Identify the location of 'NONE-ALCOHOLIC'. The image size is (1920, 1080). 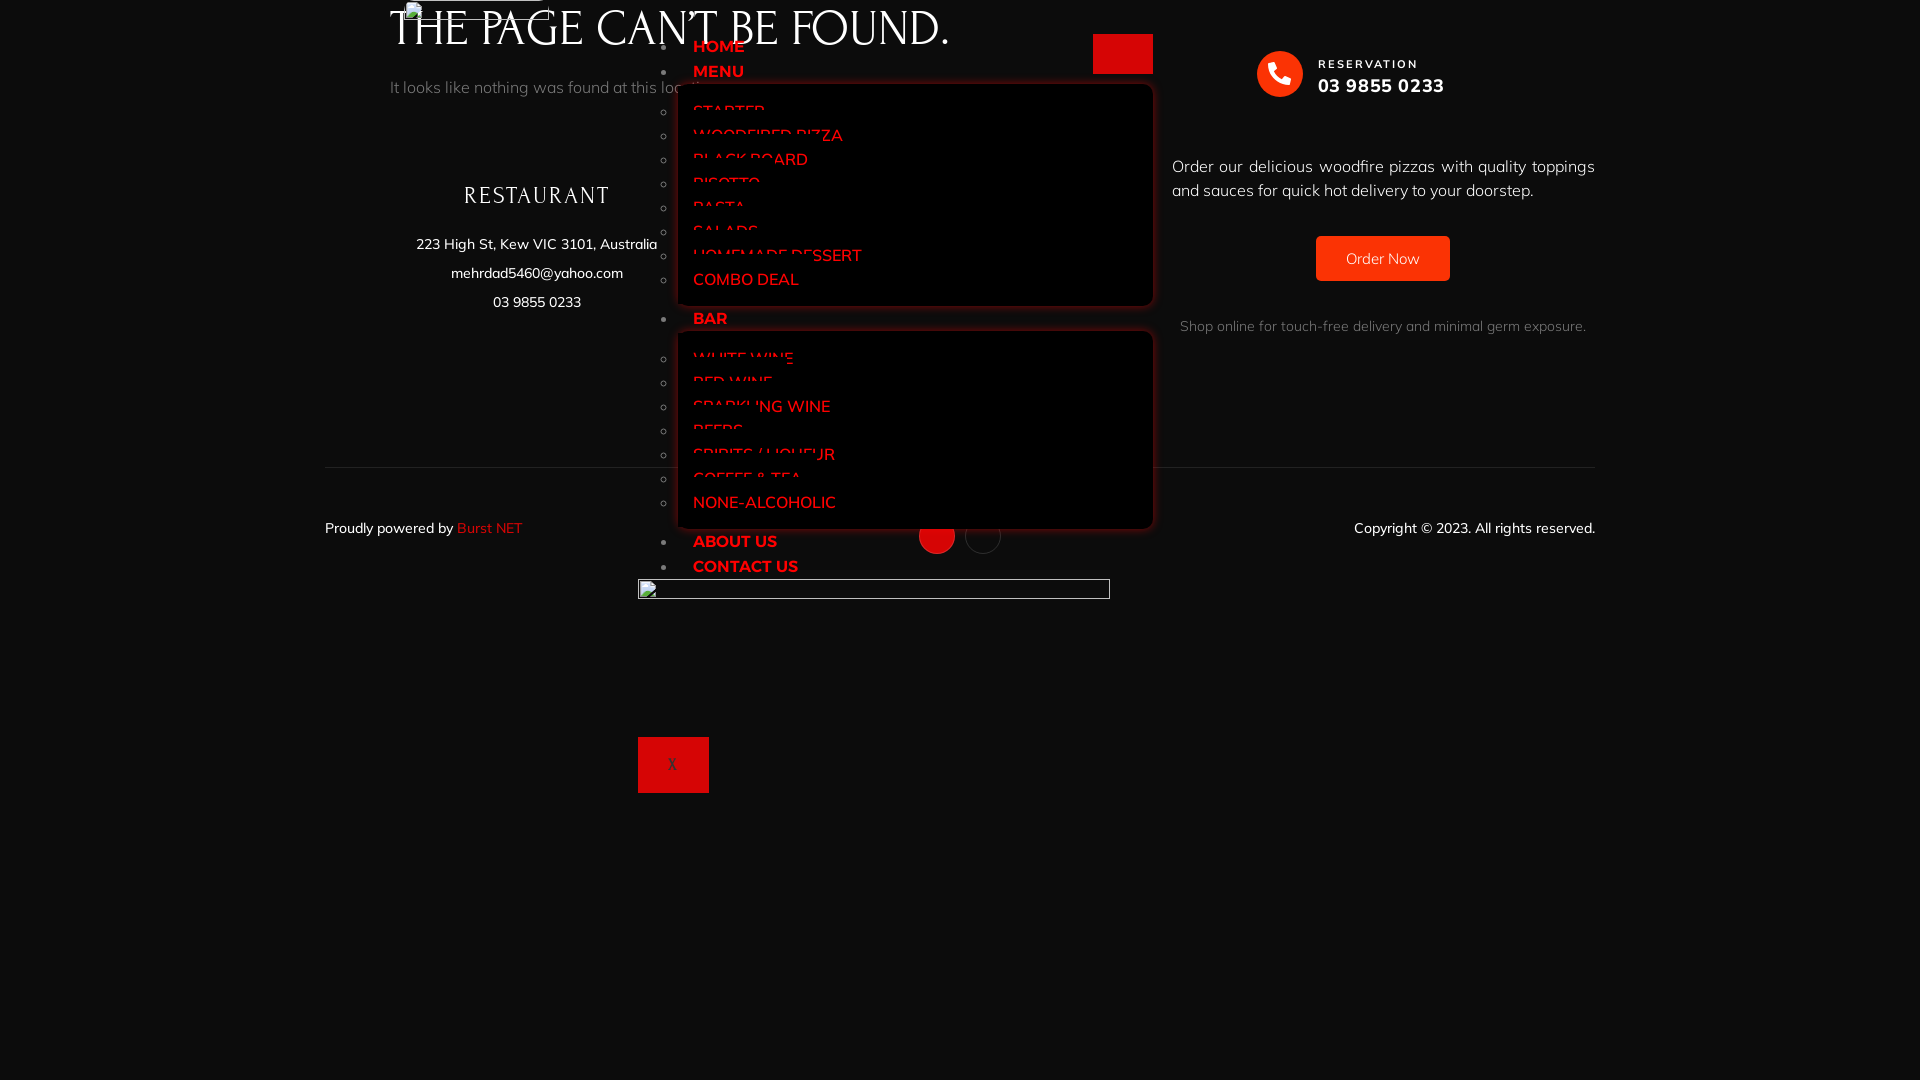
(763, 500).